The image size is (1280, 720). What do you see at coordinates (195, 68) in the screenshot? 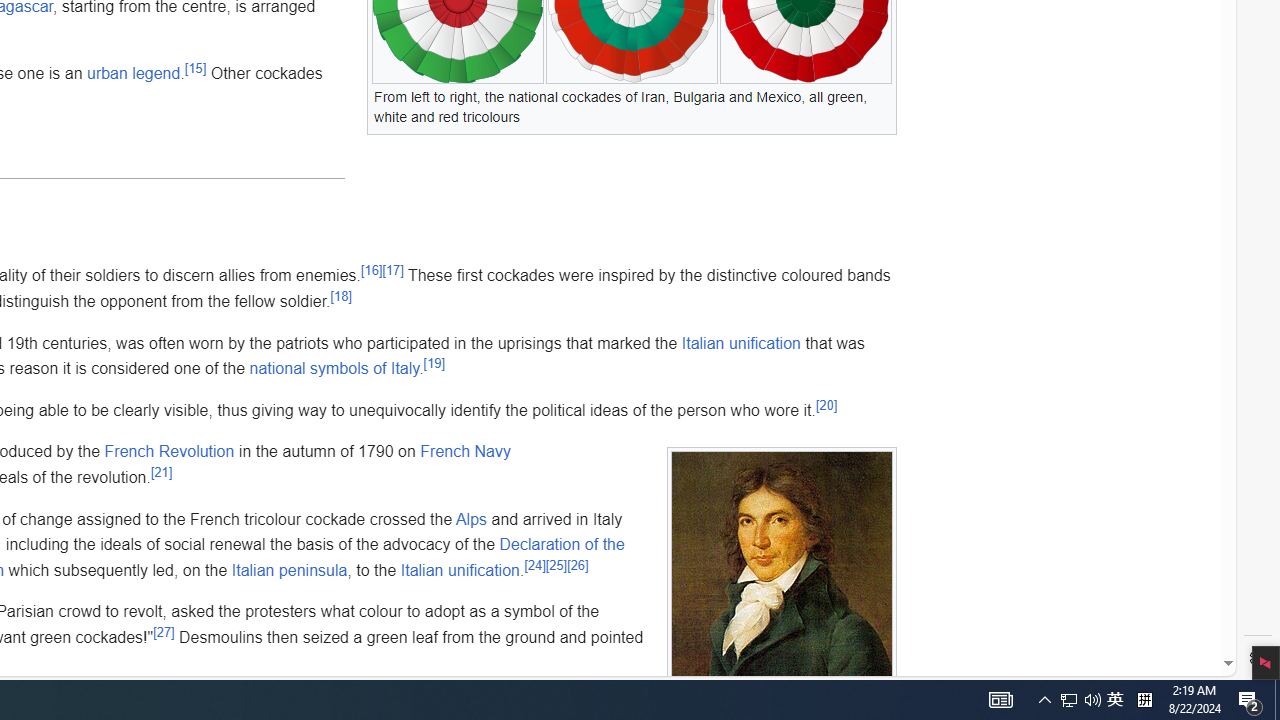
I see `'[15]'` at bounding box center [195, 68].